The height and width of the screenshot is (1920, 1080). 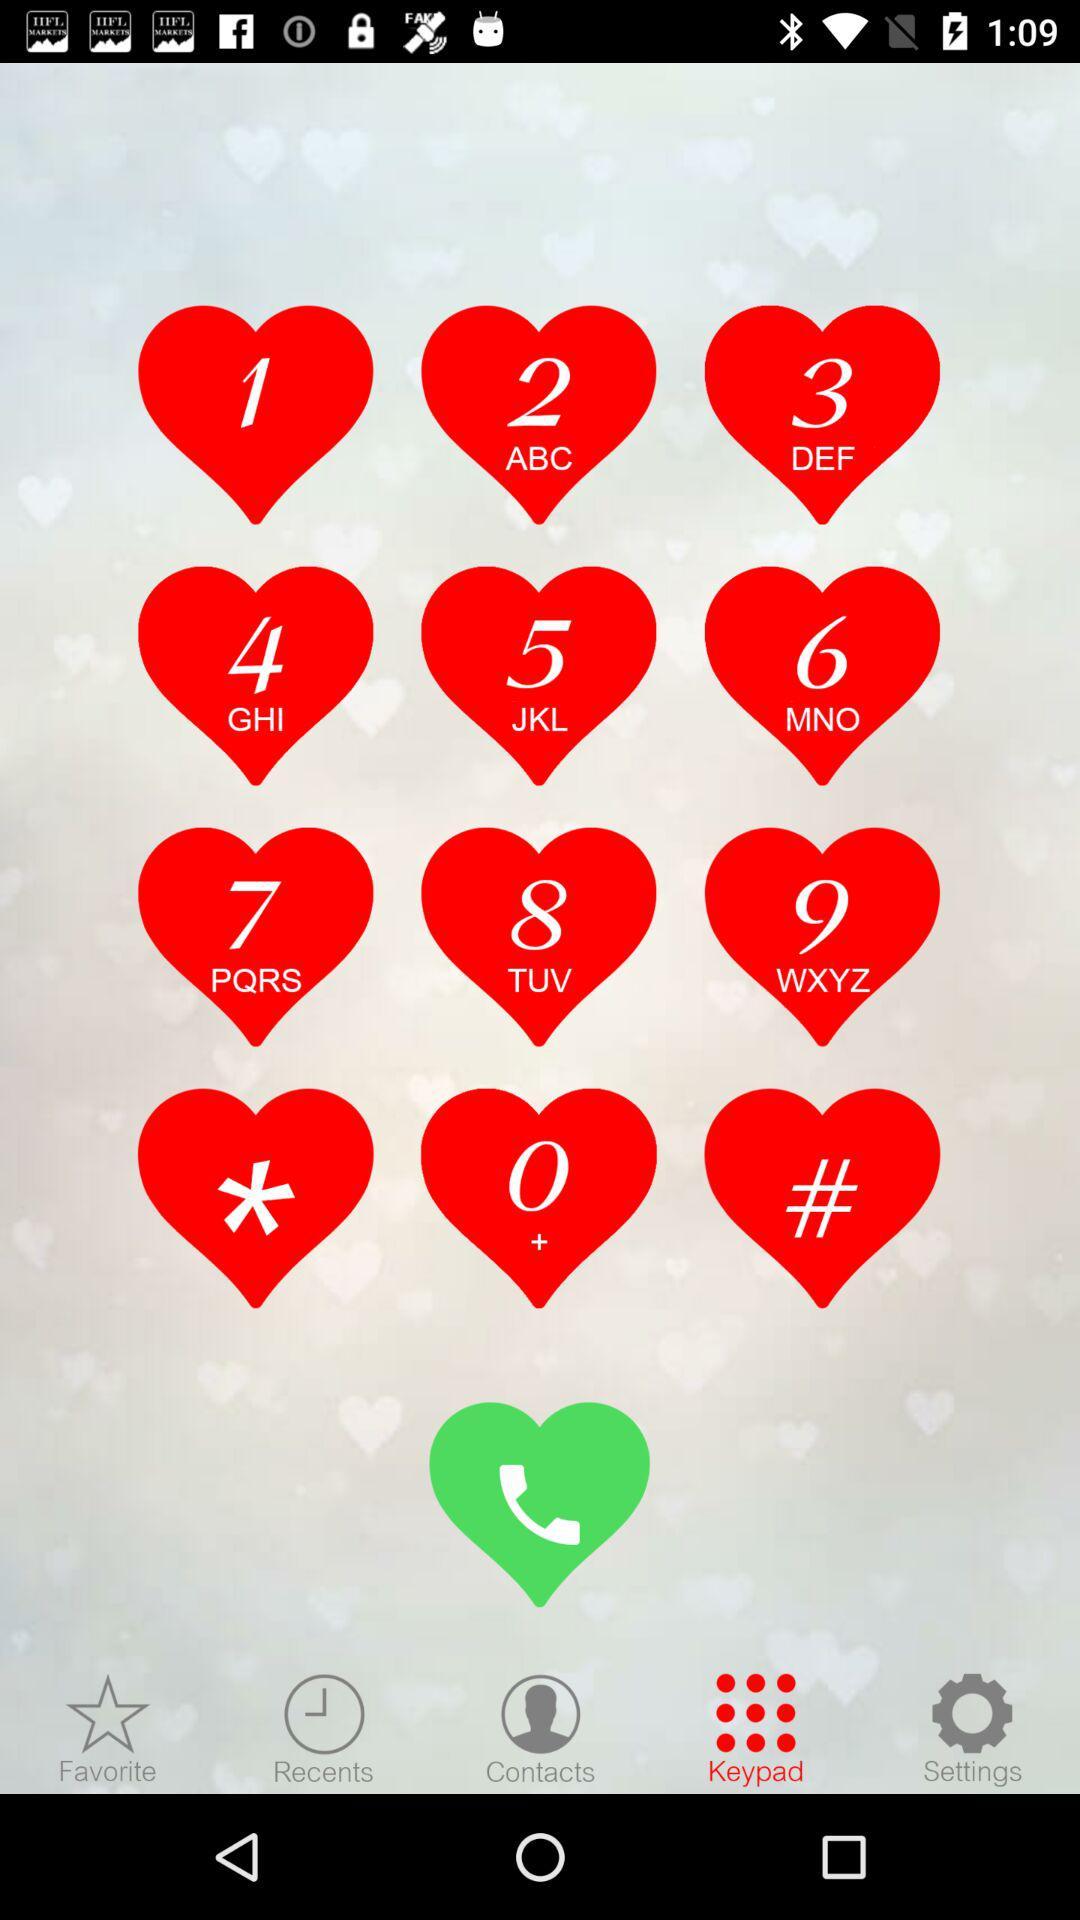 I want to click on check setting option, so click(x=971, y=1728).